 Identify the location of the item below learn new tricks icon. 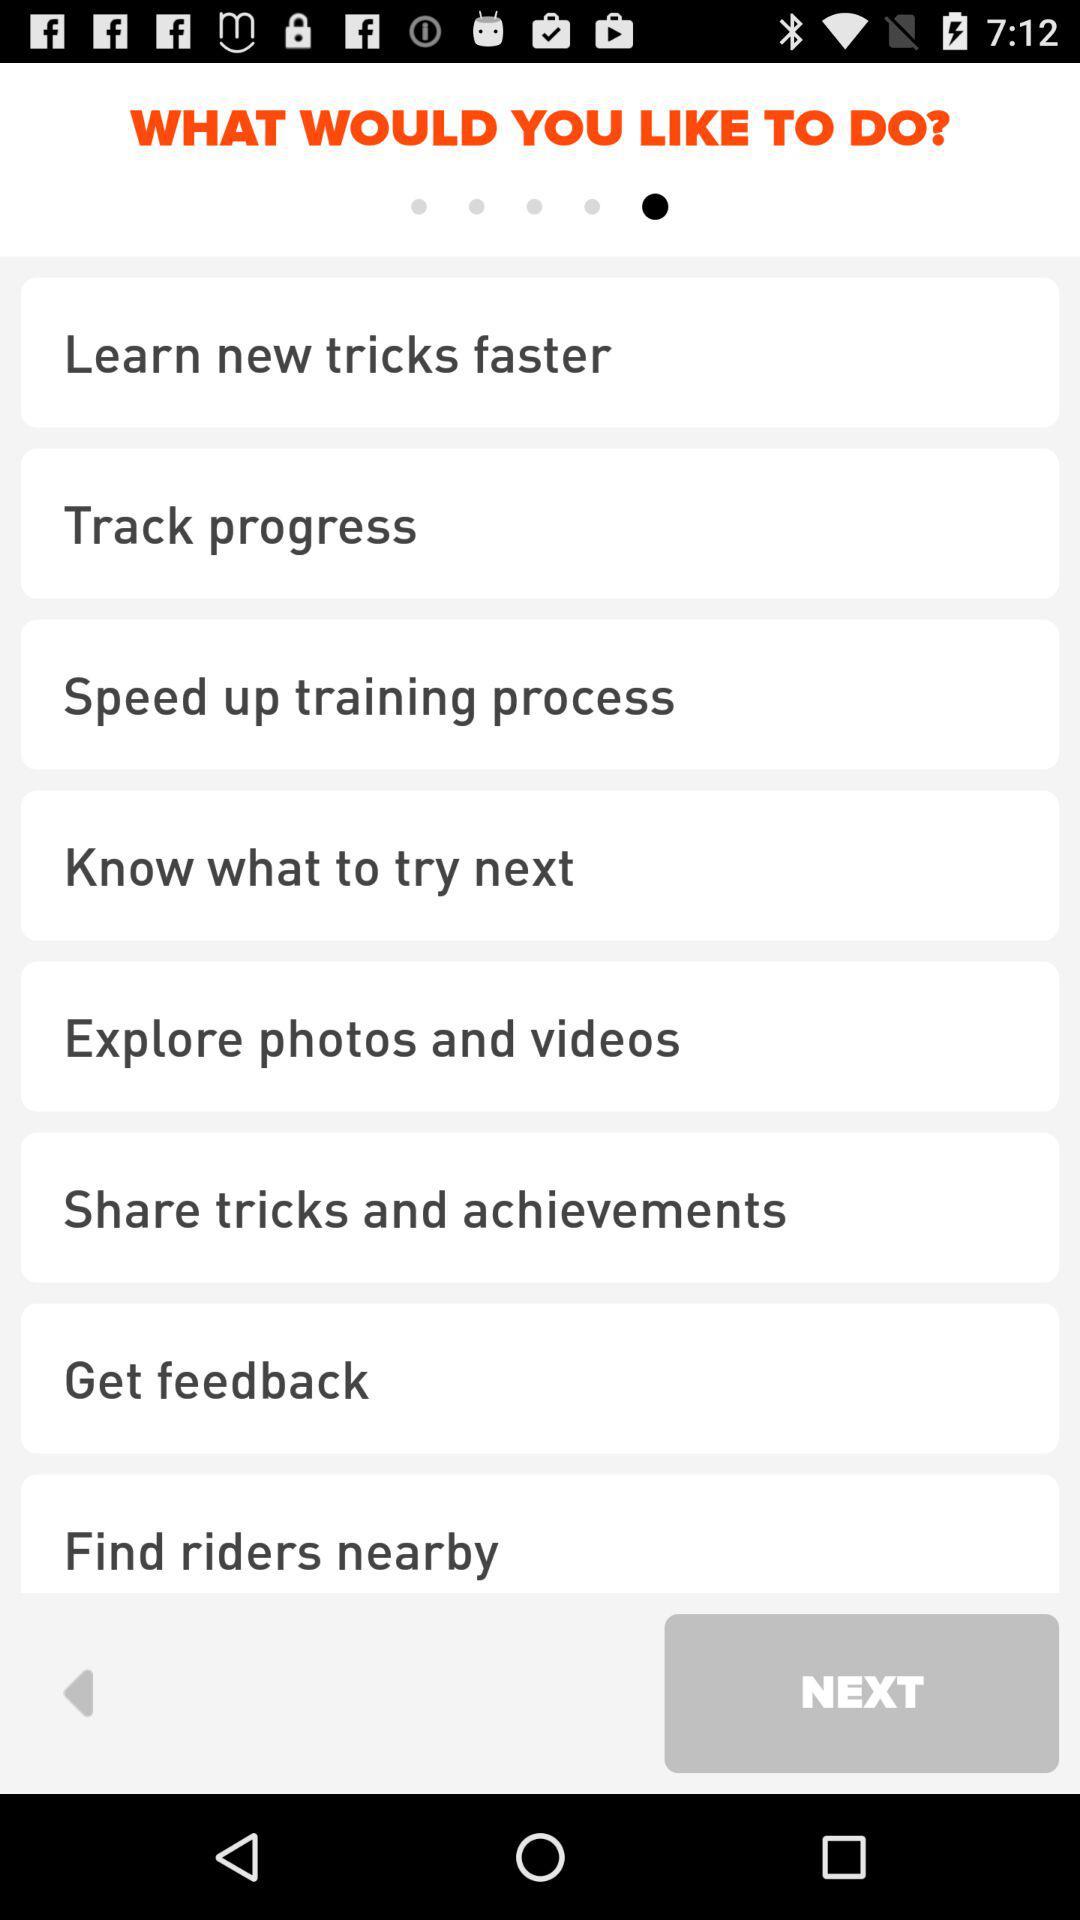
(540, 523).